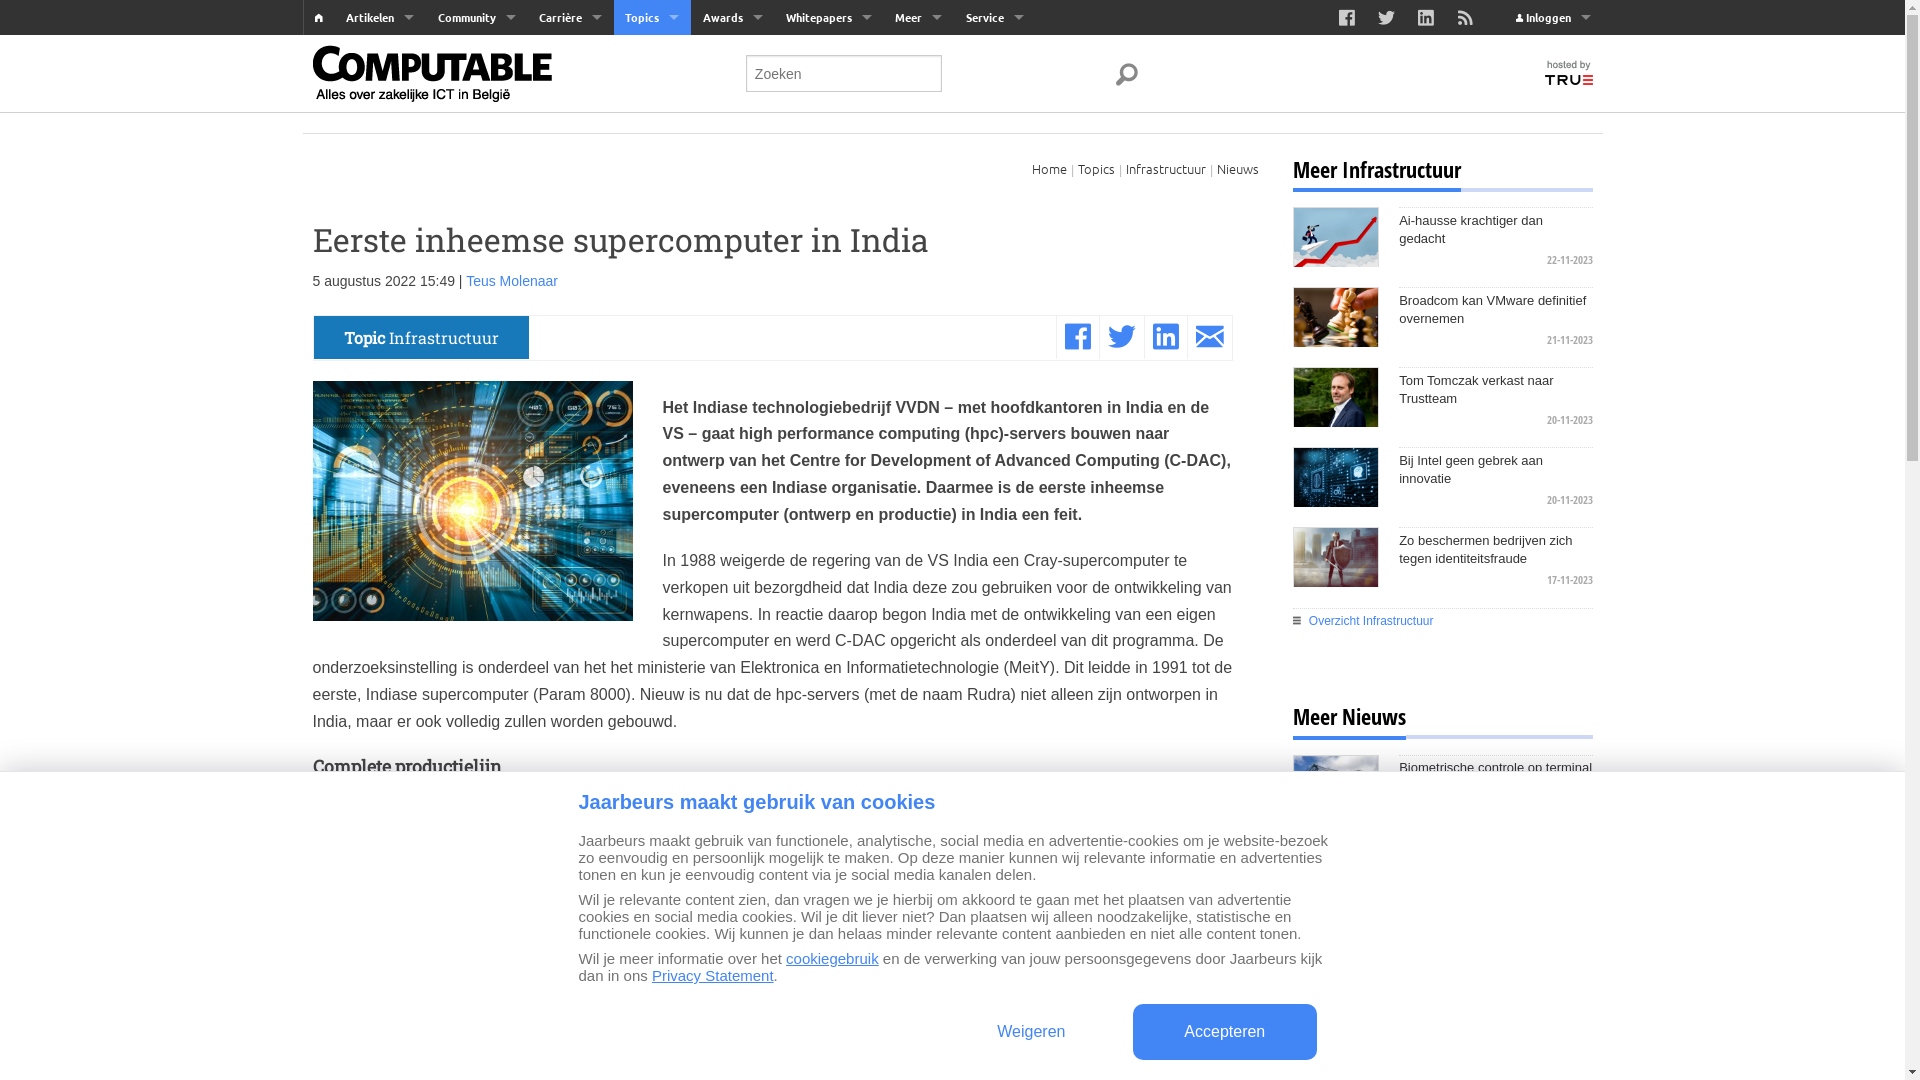 Image resolution: width=1920 pixels, height=1080 pixels. I want to click on 'Overzicht Infrastructuur', so click(1441, 620).